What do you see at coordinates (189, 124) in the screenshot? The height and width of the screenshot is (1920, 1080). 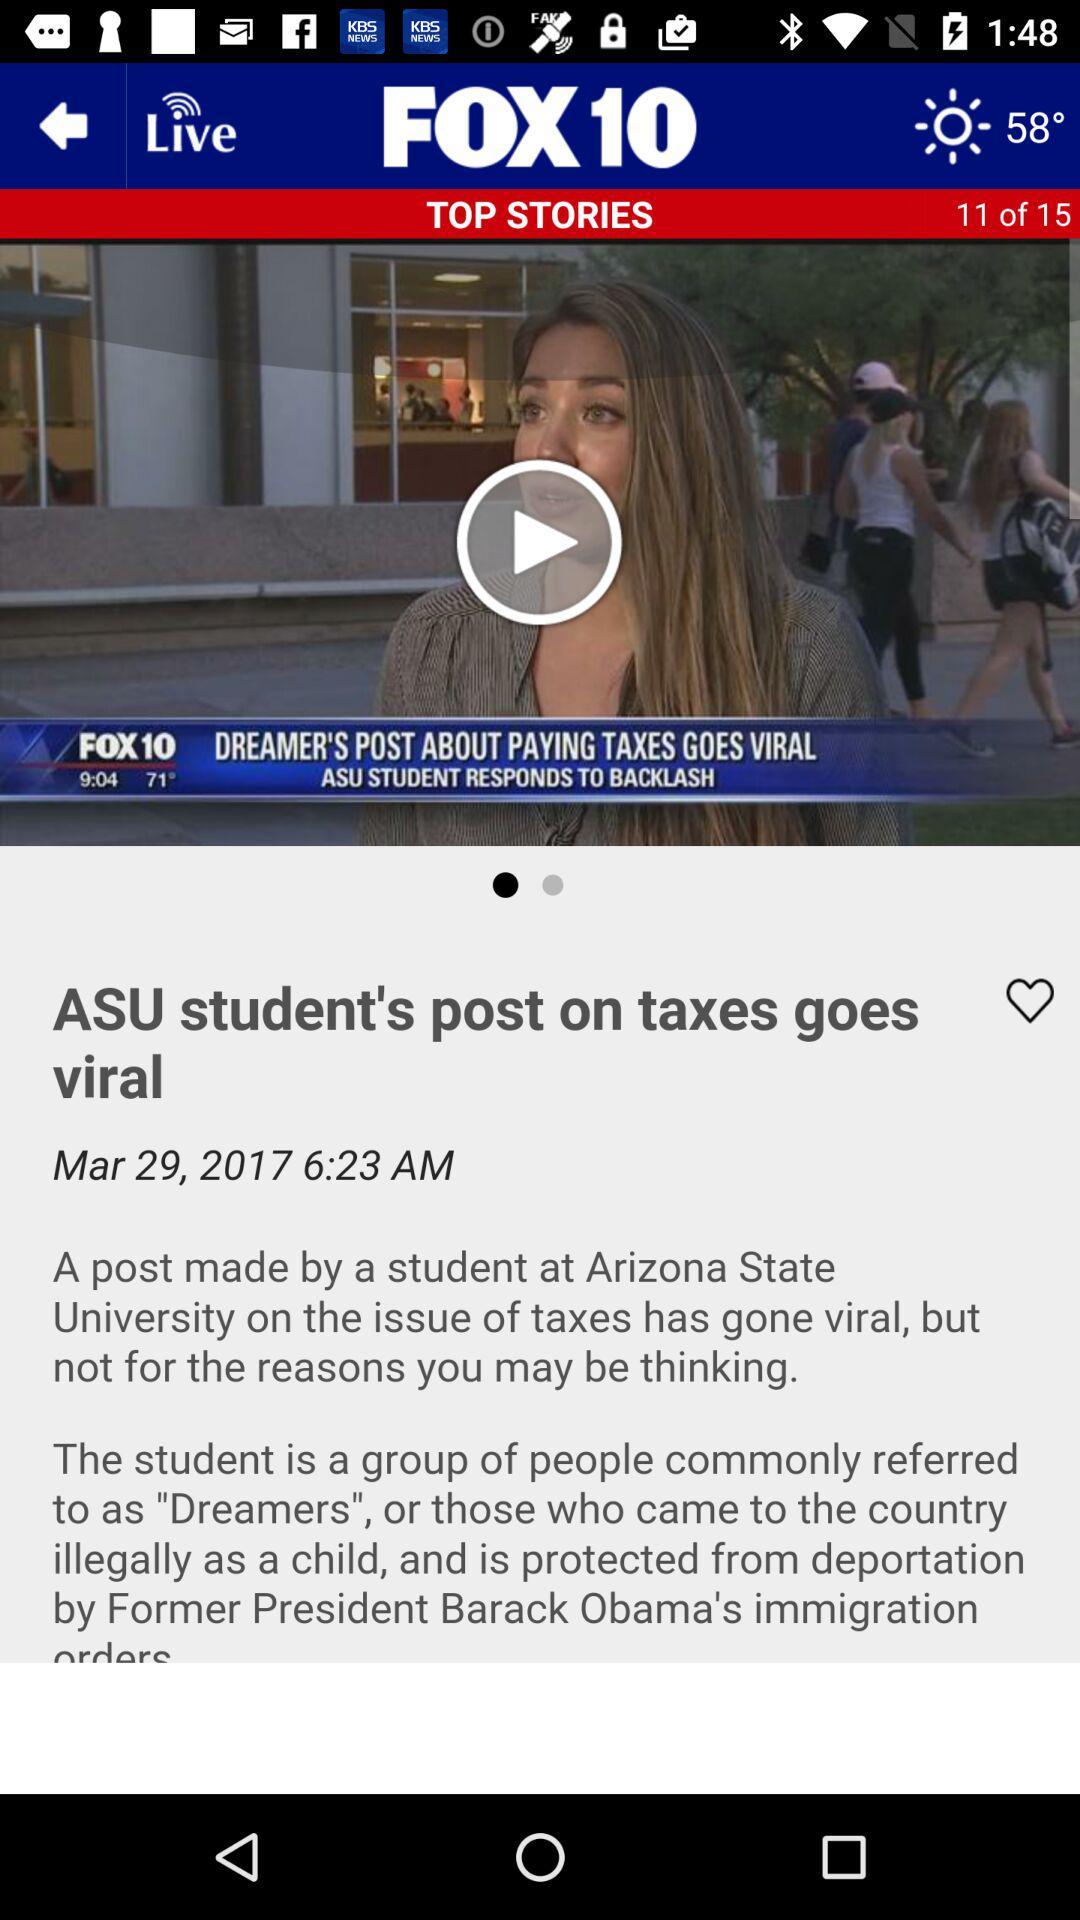 I see `live` at bounding box center [189, 124].